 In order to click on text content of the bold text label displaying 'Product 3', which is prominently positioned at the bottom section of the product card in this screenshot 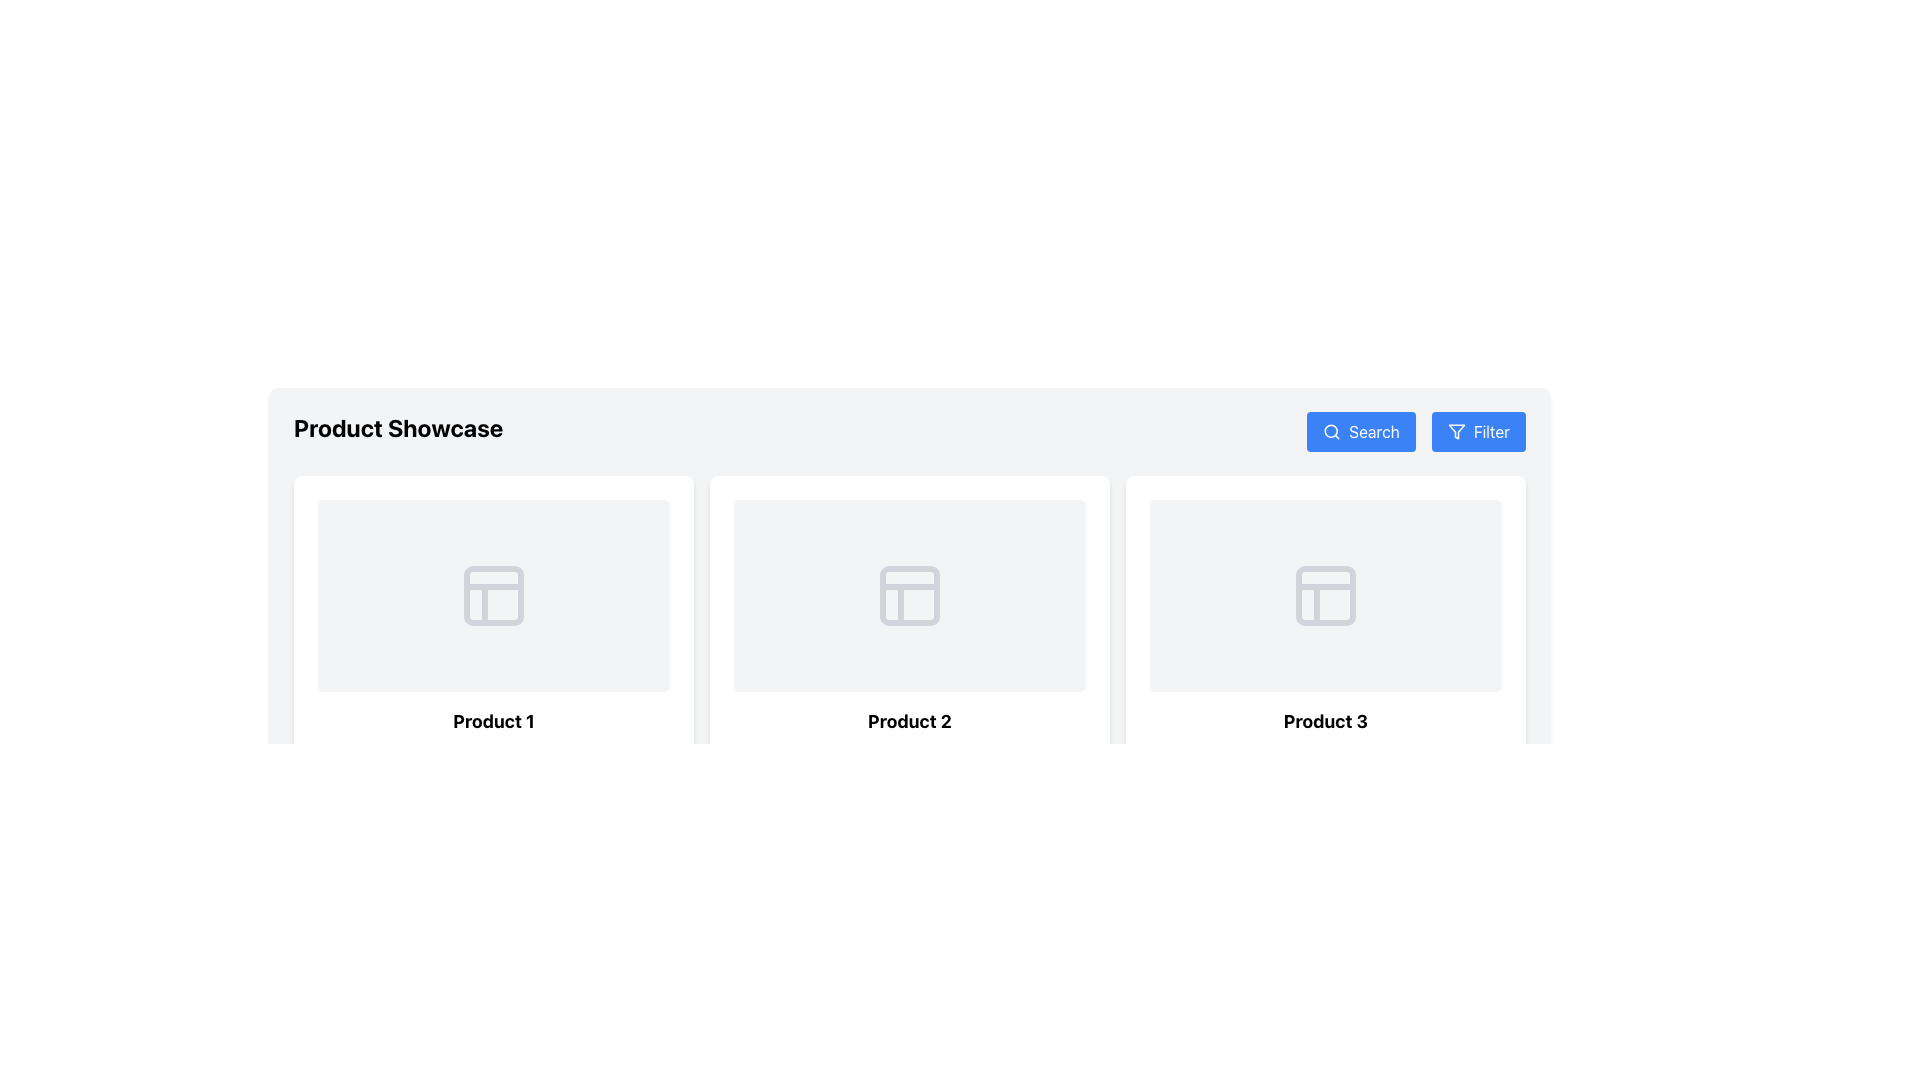, I will do `click(1325, 721)`.